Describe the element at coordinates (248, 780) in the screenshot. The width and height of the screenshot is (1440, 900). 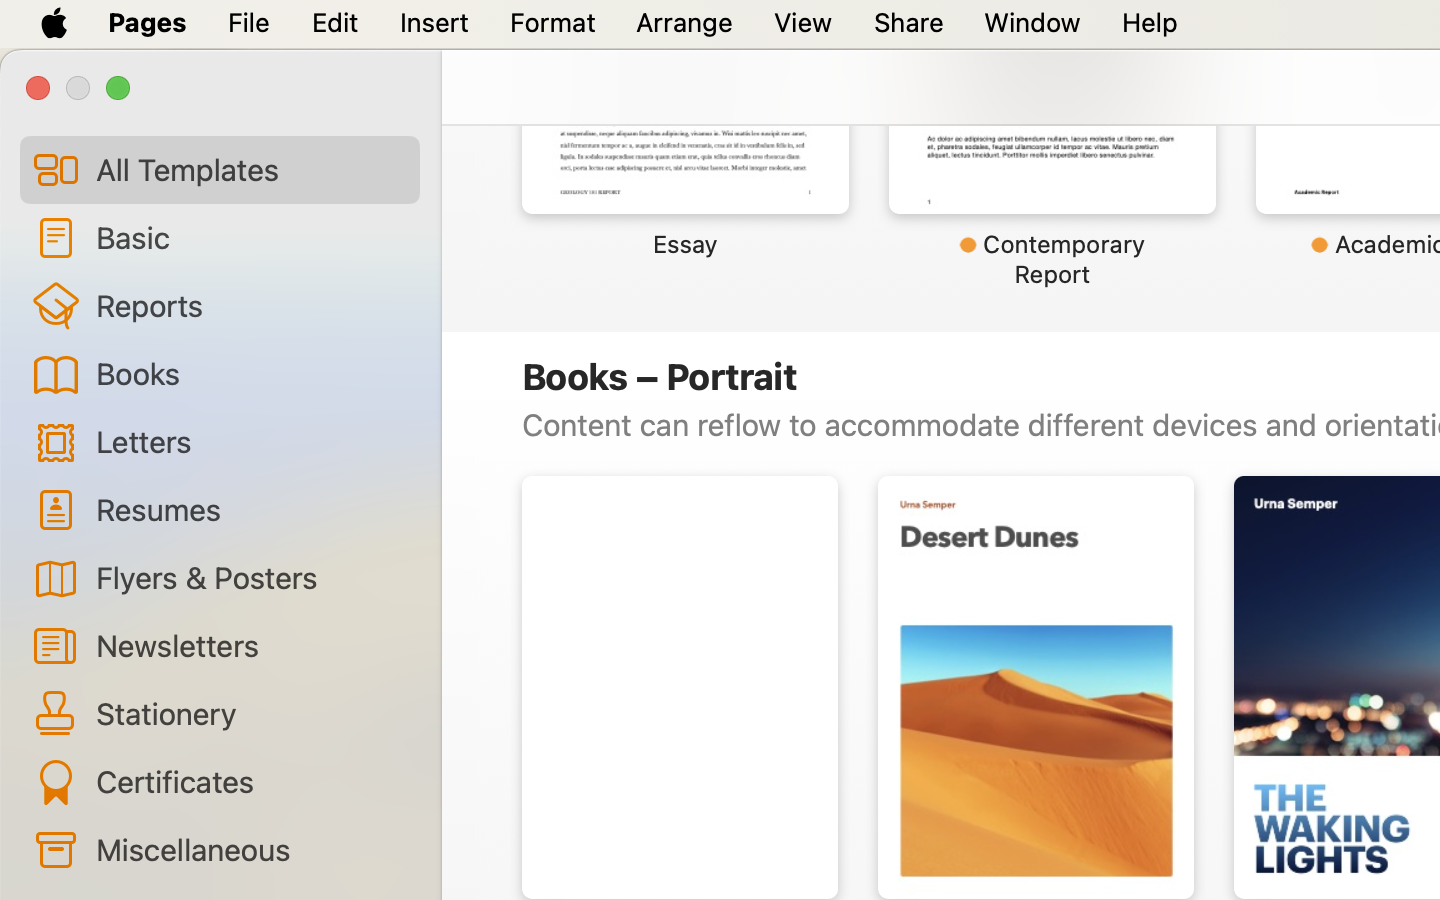
I see `'Certificates'` at that location.